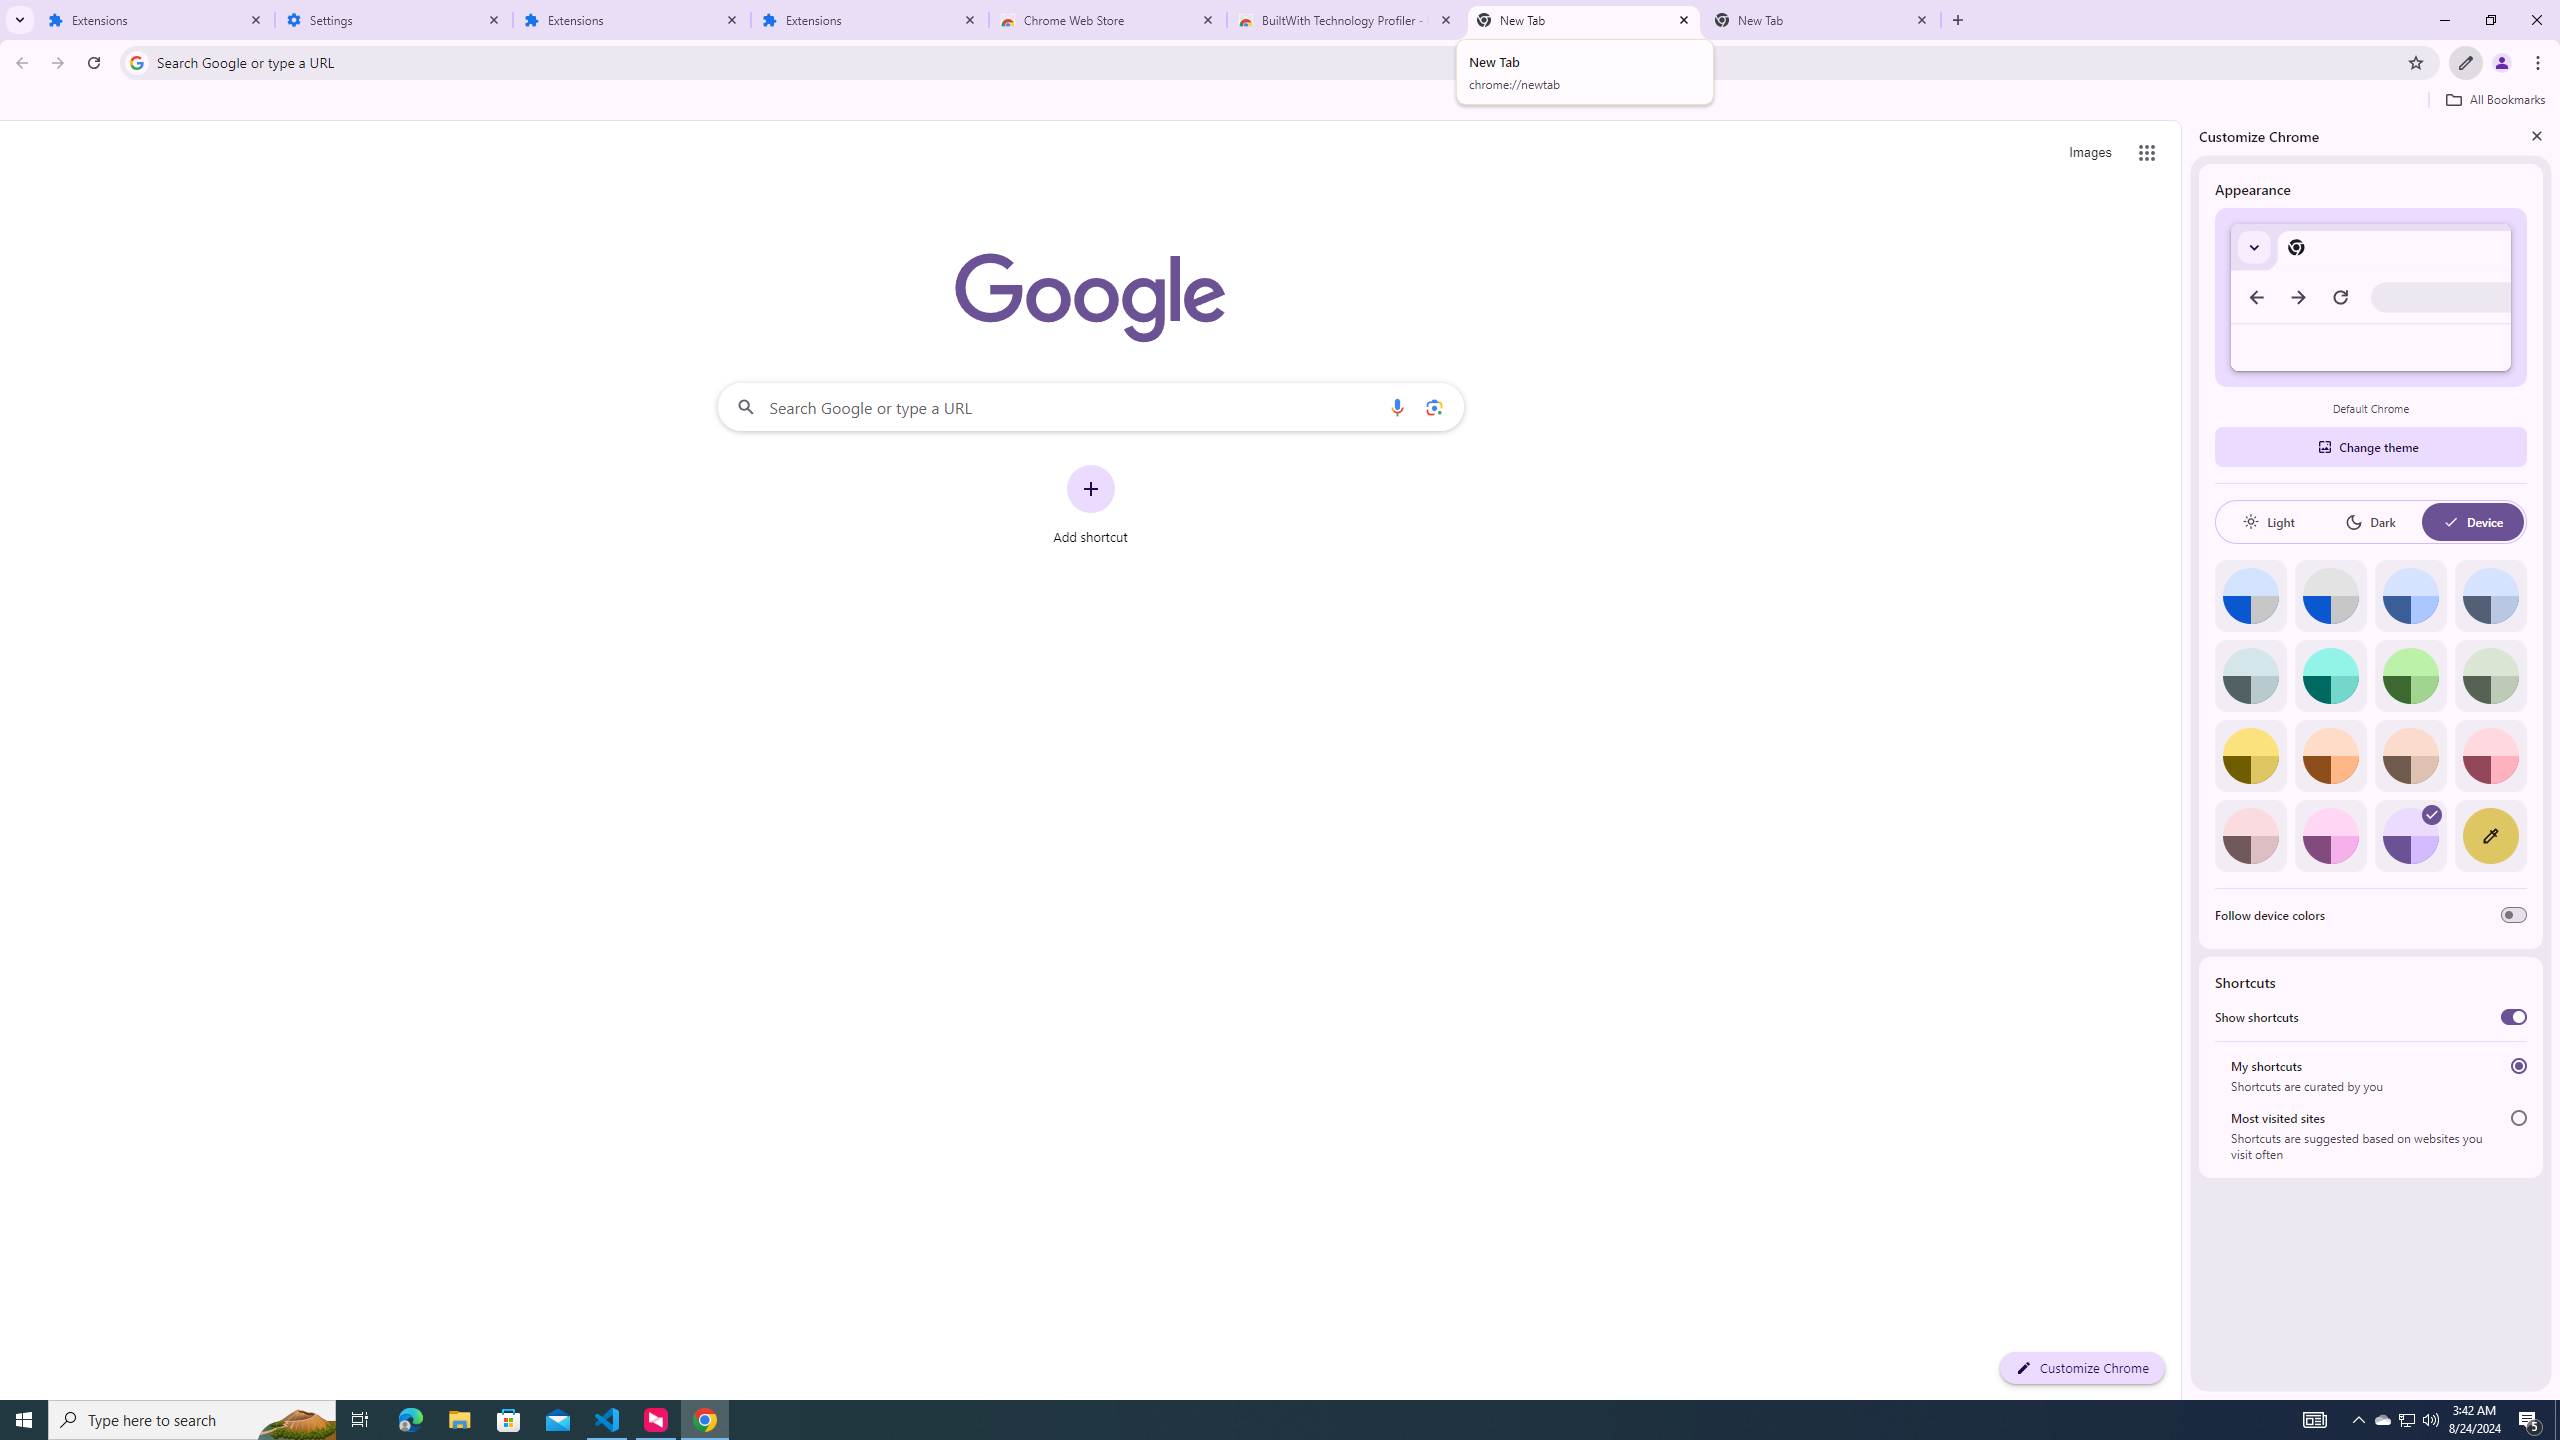 This screenshot has width=2560, height=1440. I want to click on 'Follow device colors', so click(2512, 915).